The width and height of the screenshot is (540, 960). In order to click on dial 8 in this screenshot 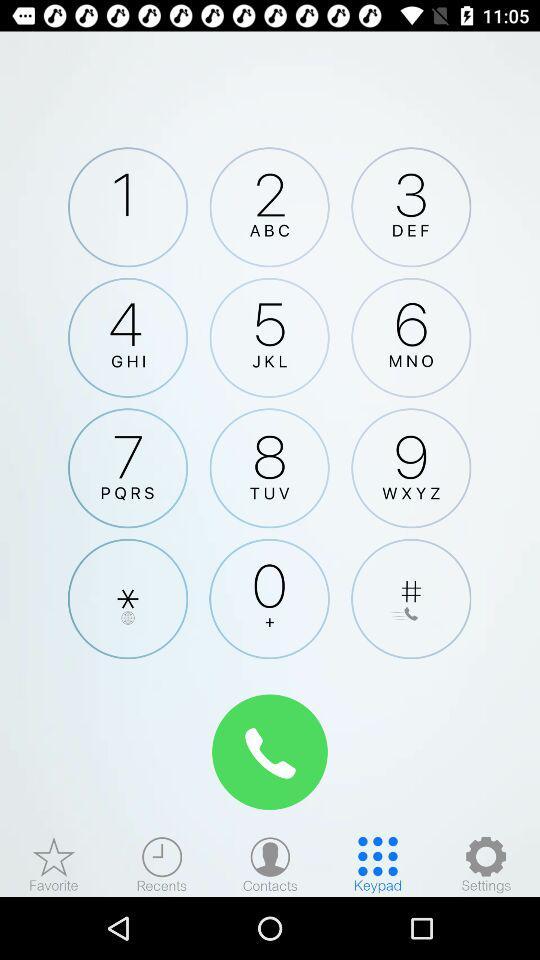, I will do `click(269, 468)`.